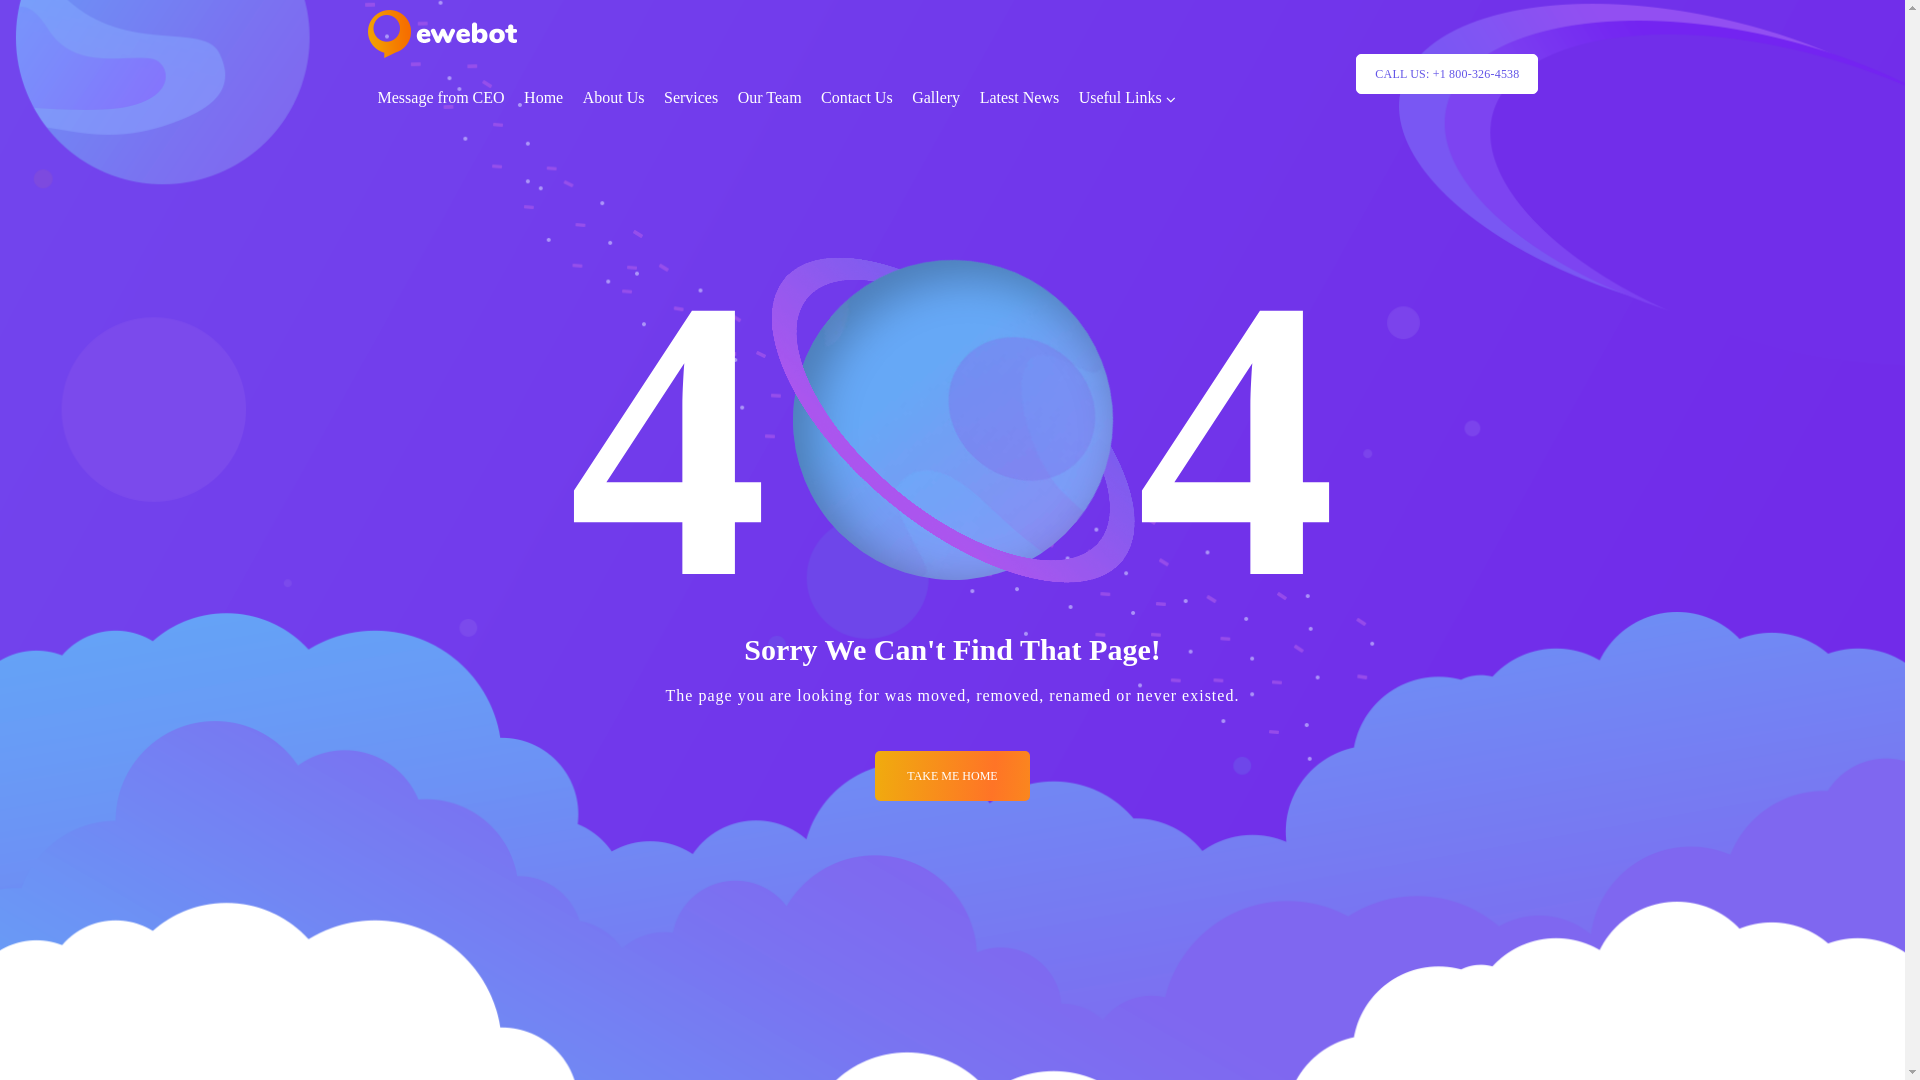 The width and height of the screenshot is (1920, 1080). Describe the element at coordinates (1019, 97) in the screenshot. I see `'Latest News'` at that location.